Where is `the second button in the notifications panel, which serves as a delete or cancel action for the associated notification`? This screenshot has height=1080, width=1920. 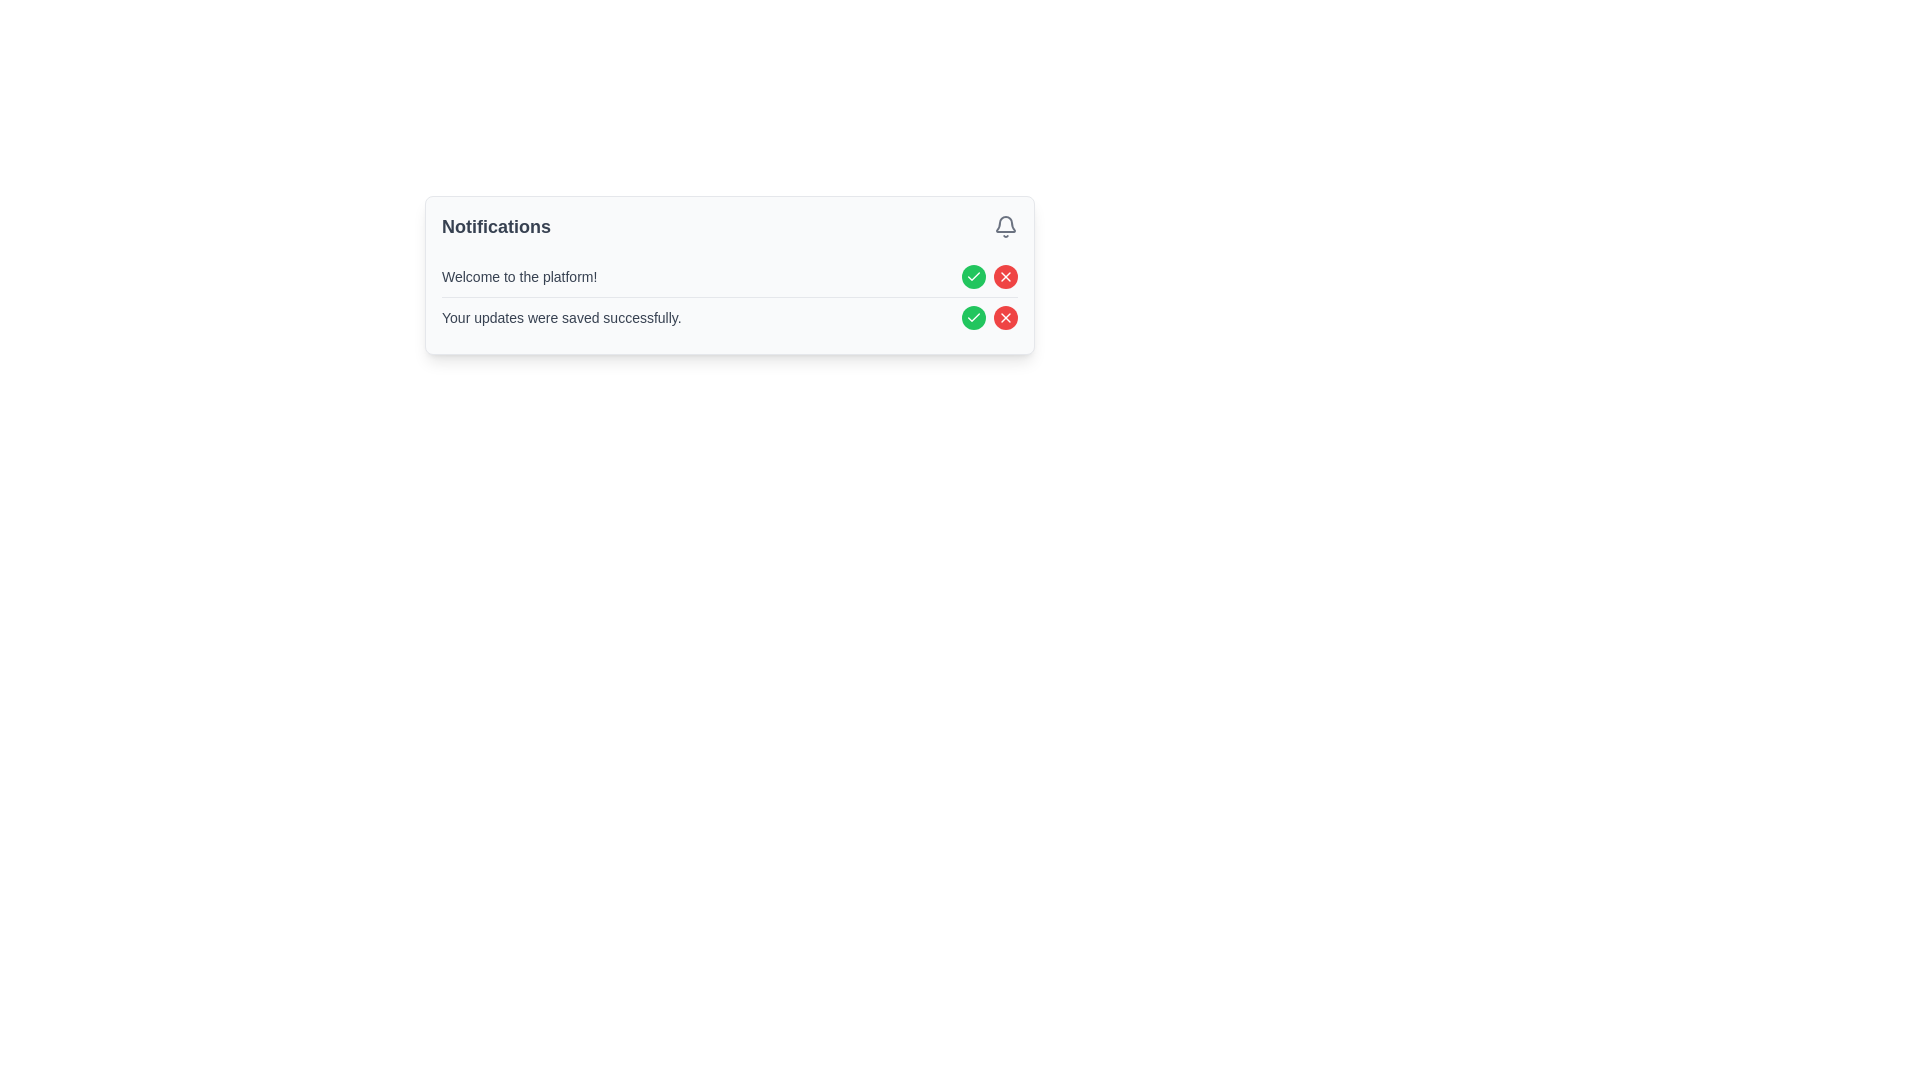 the second button in the notifications panel, which serves as a delete or cancel action for the associated notification is located at coordinates (1006, 277).